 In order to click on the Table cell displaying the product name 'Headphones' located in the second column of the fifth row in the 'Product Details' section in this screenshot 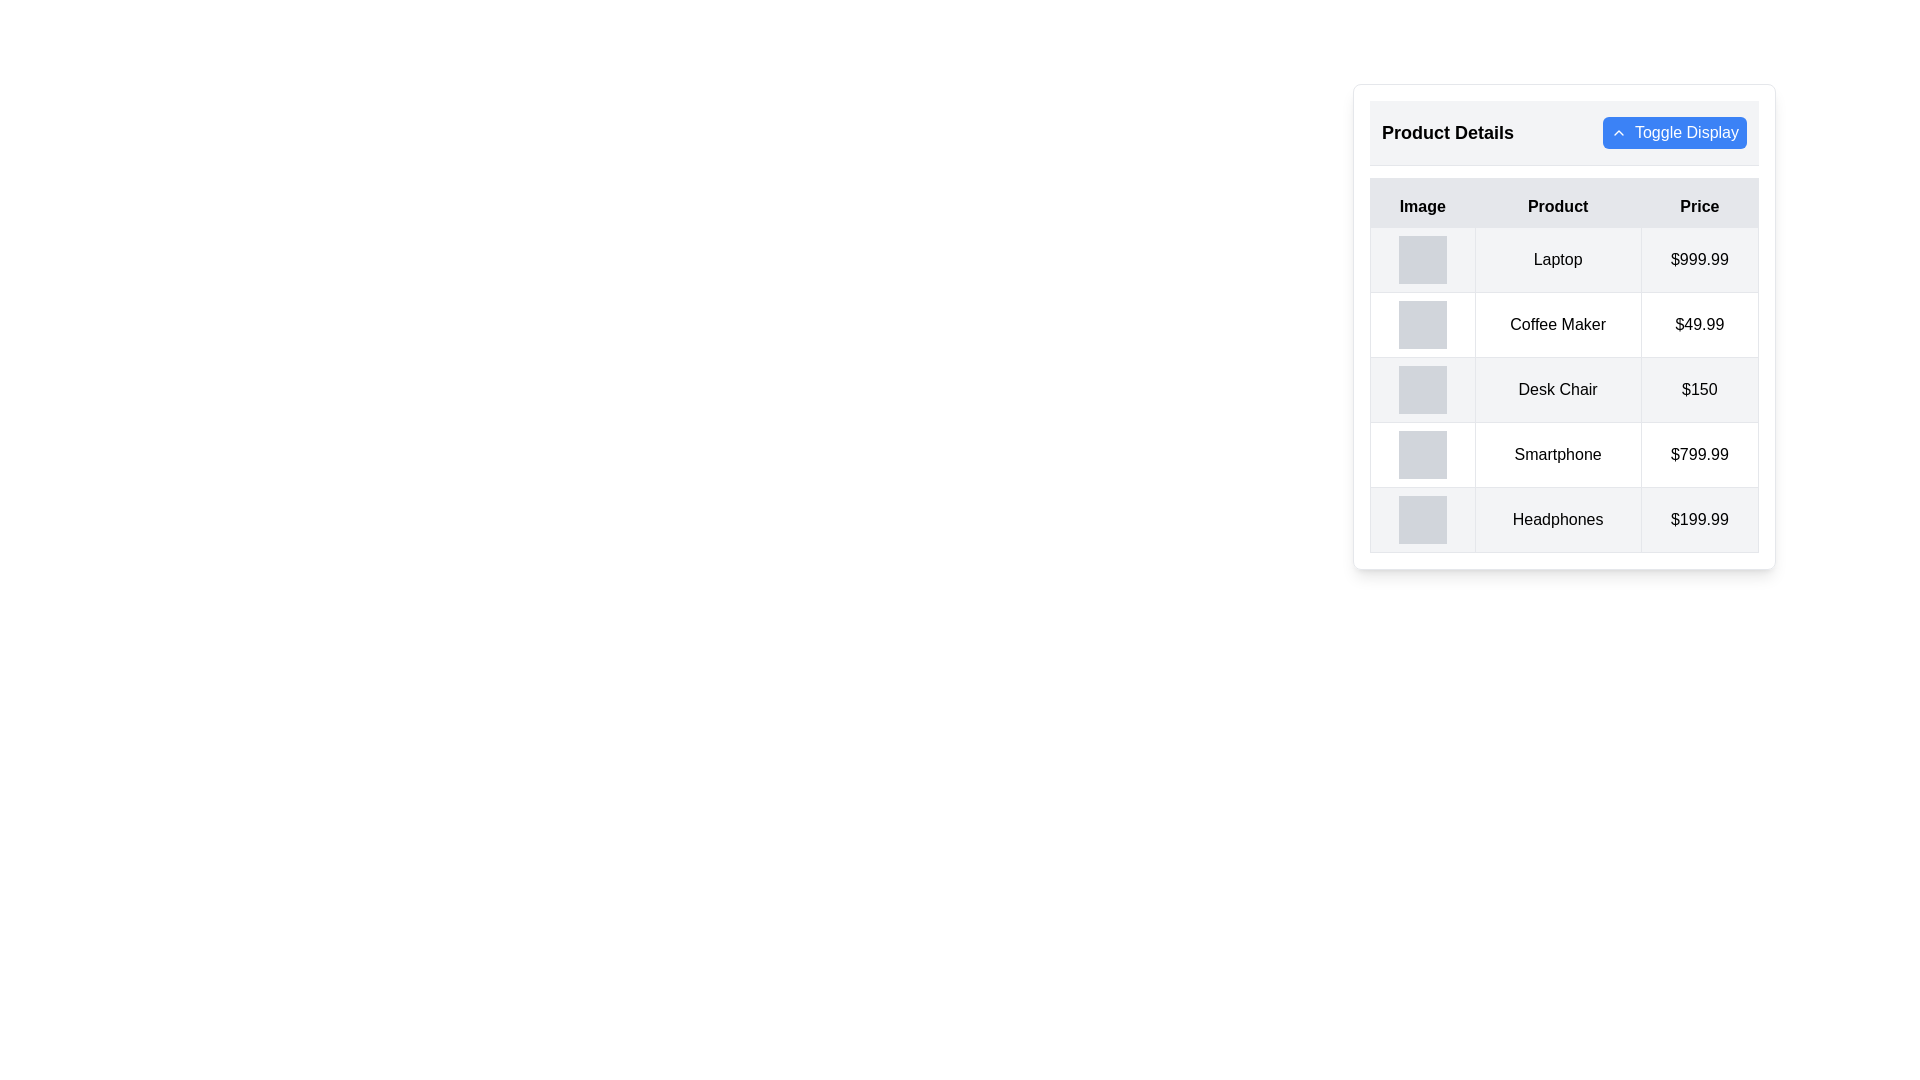, I will do `click(1557, 519)`.